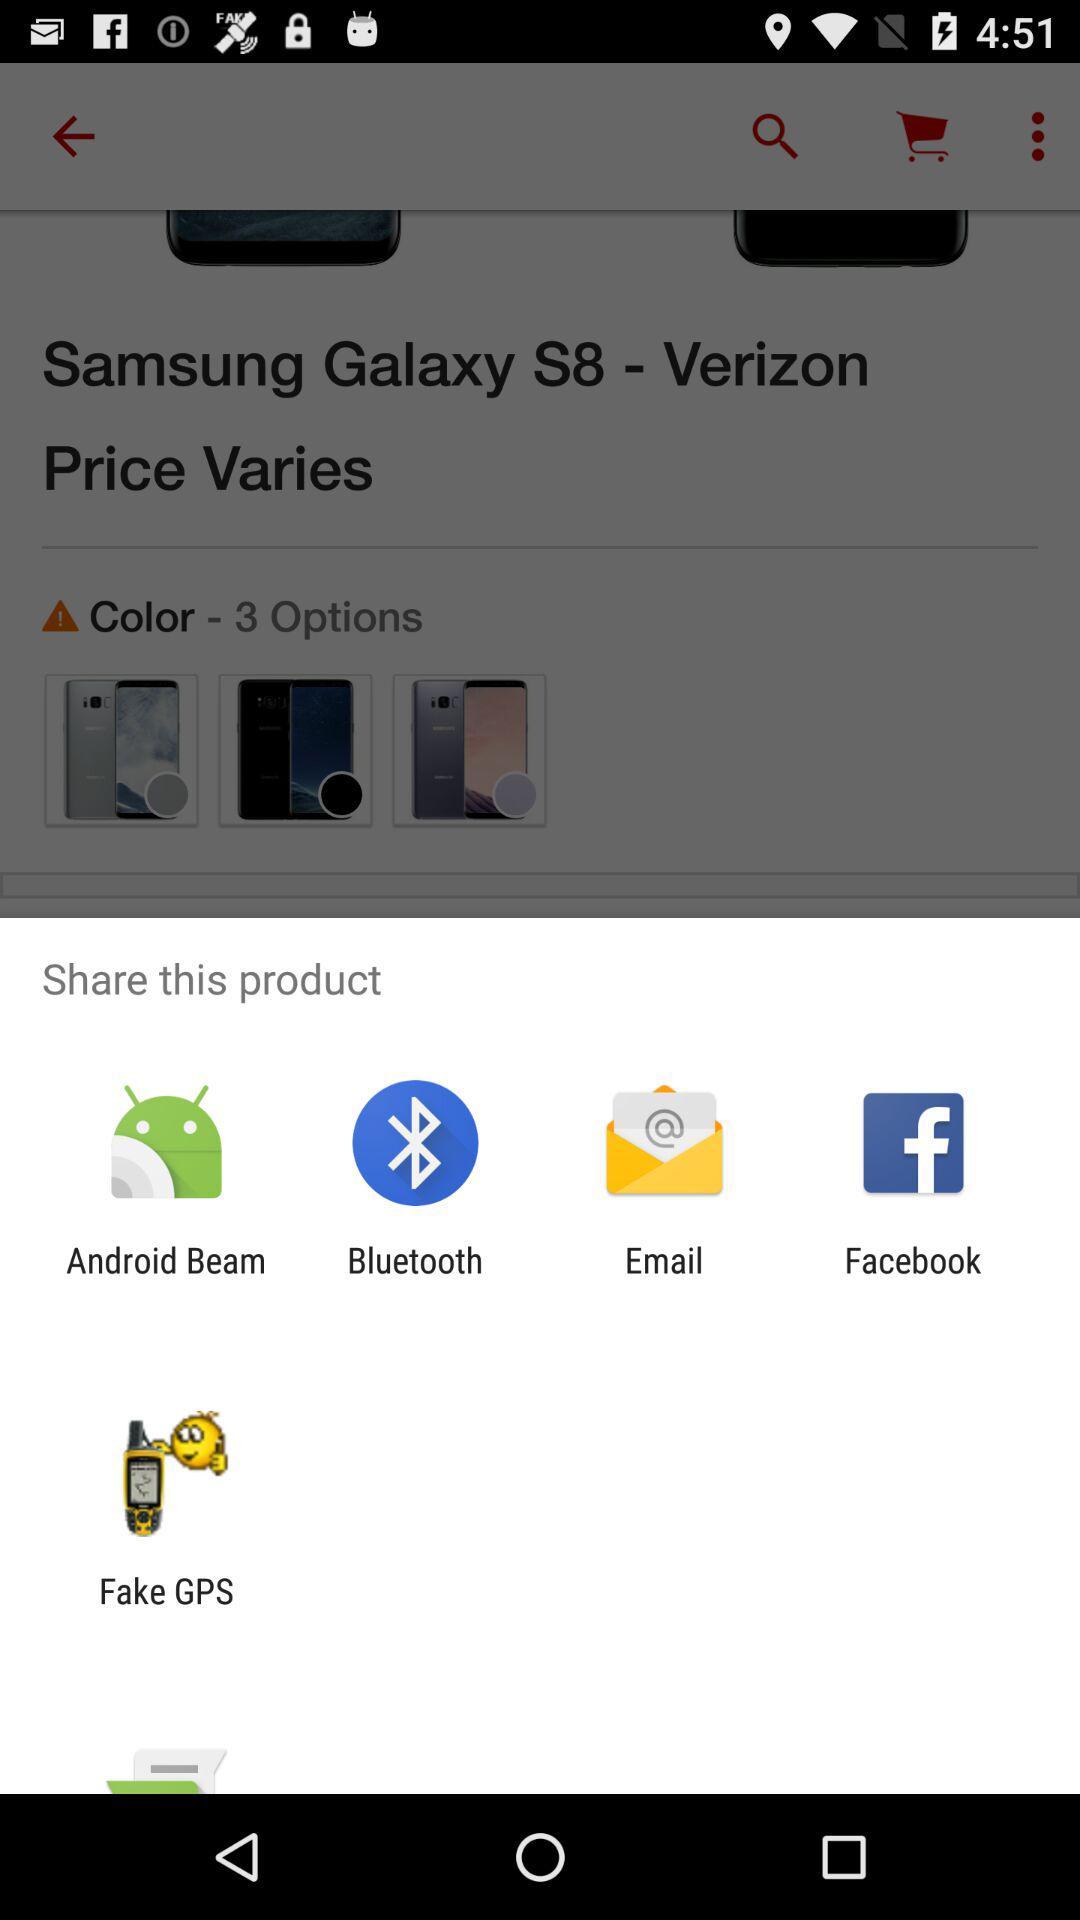 This screenshot has height=1920, width=1080. I want to click on icon next to the facebook icon, so click(664, 1281).